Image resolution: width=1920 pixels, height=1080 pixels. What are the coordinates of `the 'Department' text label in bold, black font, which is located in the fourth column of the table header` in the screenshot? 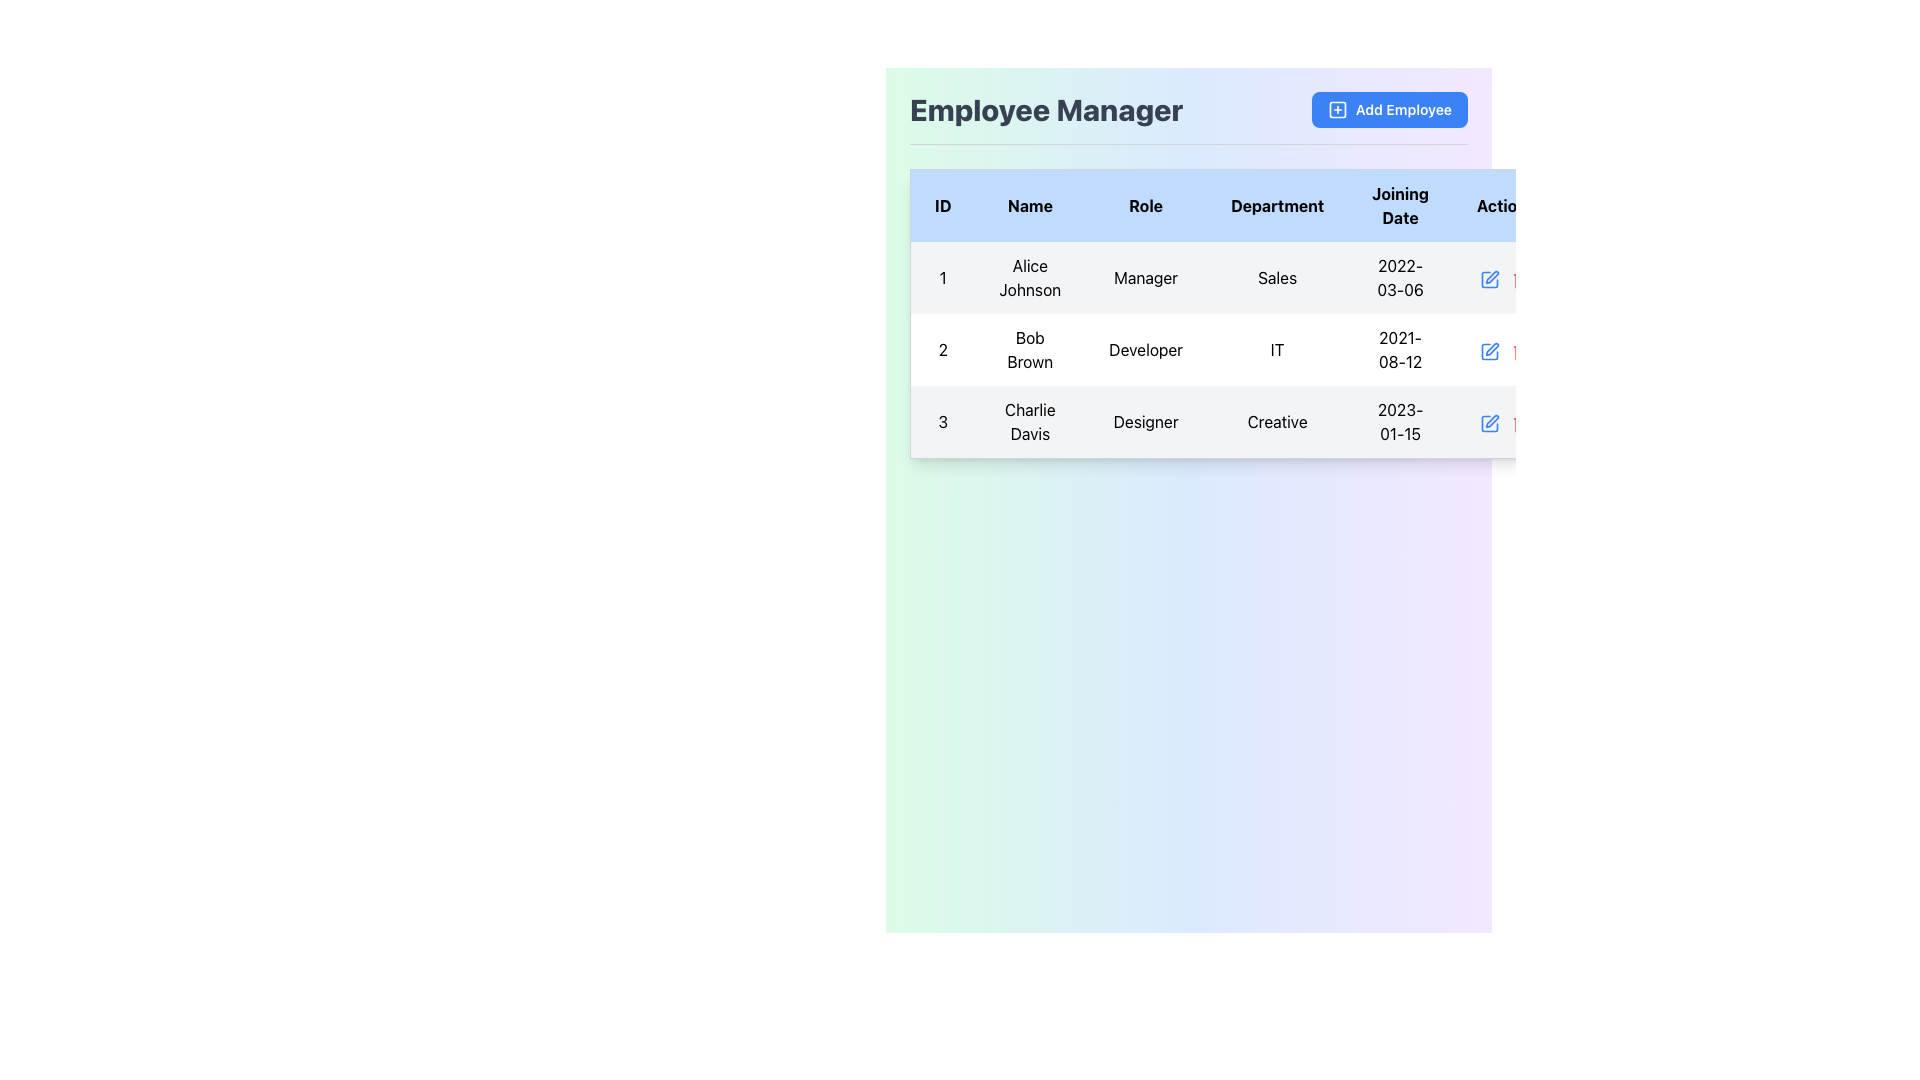 It's located at (1276, 205).